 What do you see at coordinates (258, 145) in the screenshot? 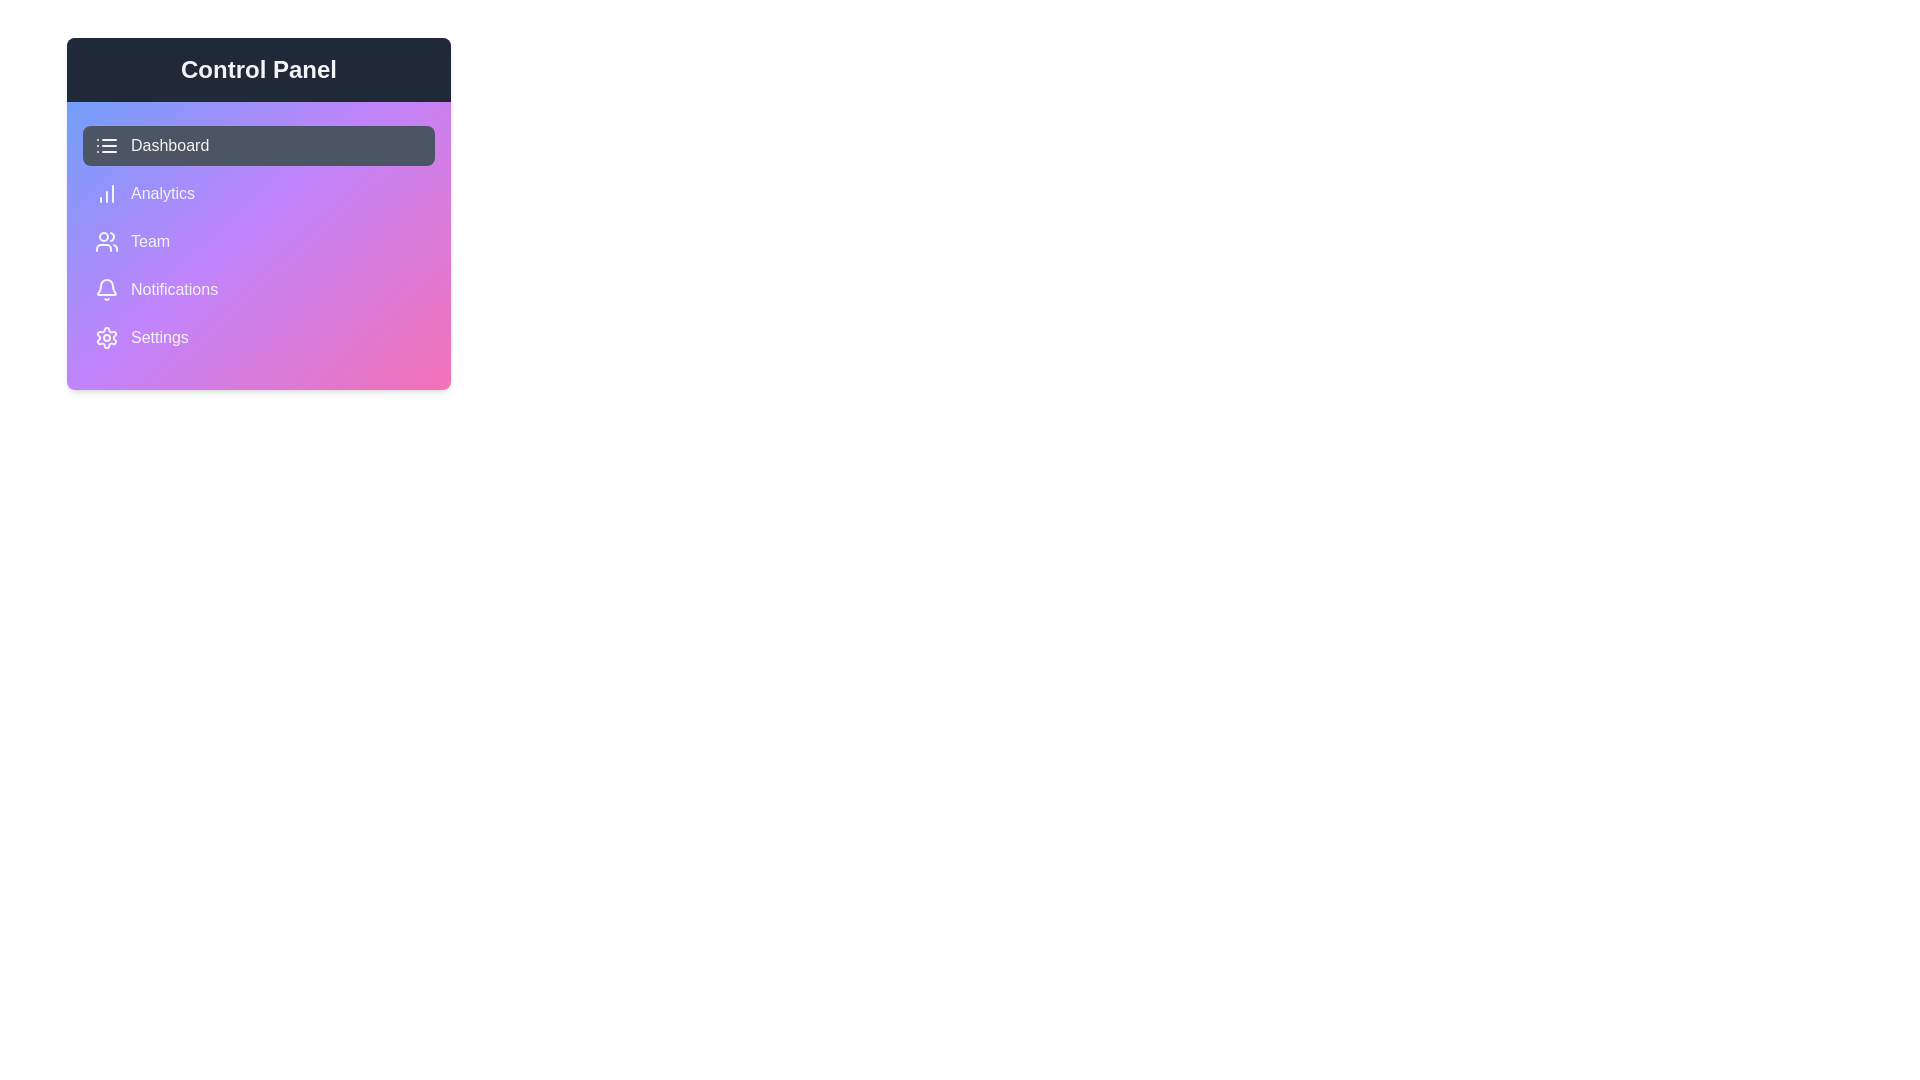
I see `the 'Dashboard' button located at the top-left corner of the sidebar menu` at bounding box center [258, 145].